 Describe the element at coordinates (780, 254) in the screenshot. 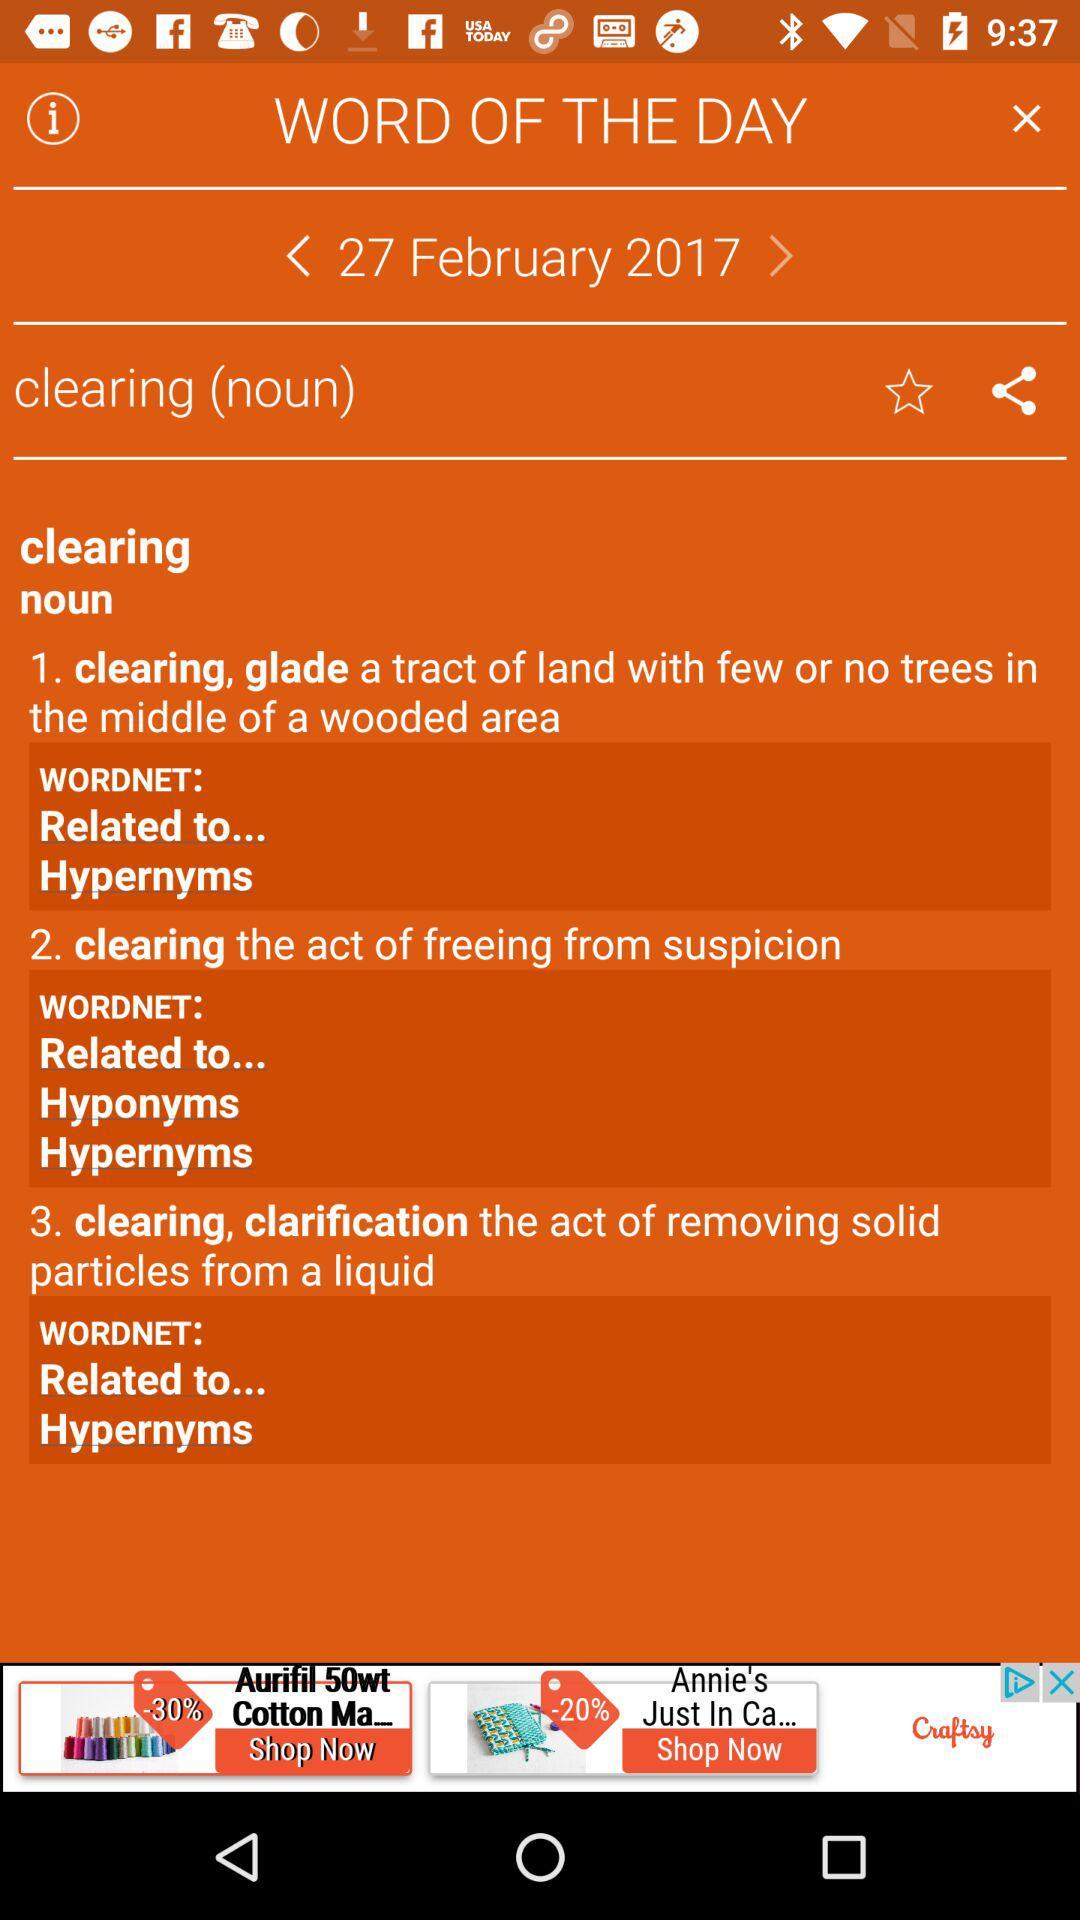

I see `next the option` at that location.